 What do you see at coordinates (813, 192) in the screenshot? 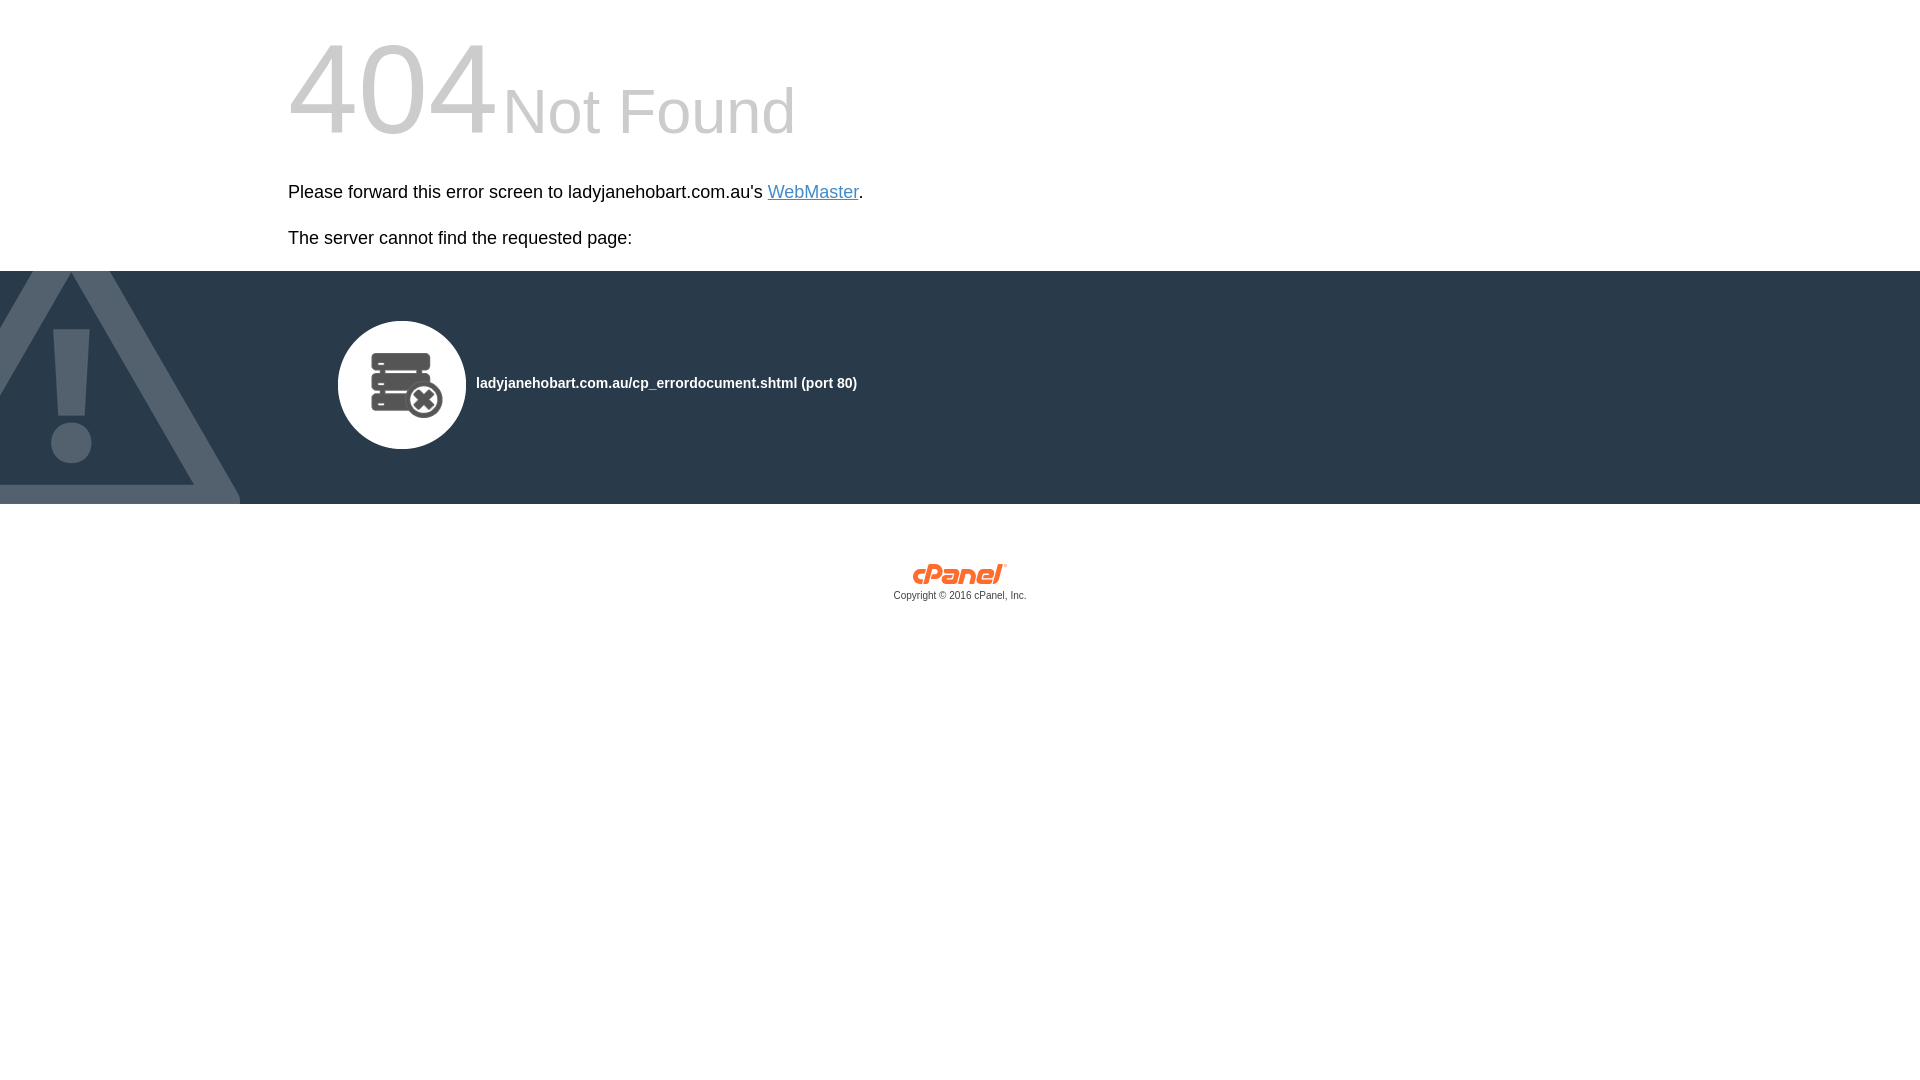
I see `'WebMaster'` at bounding box center [813, 192].